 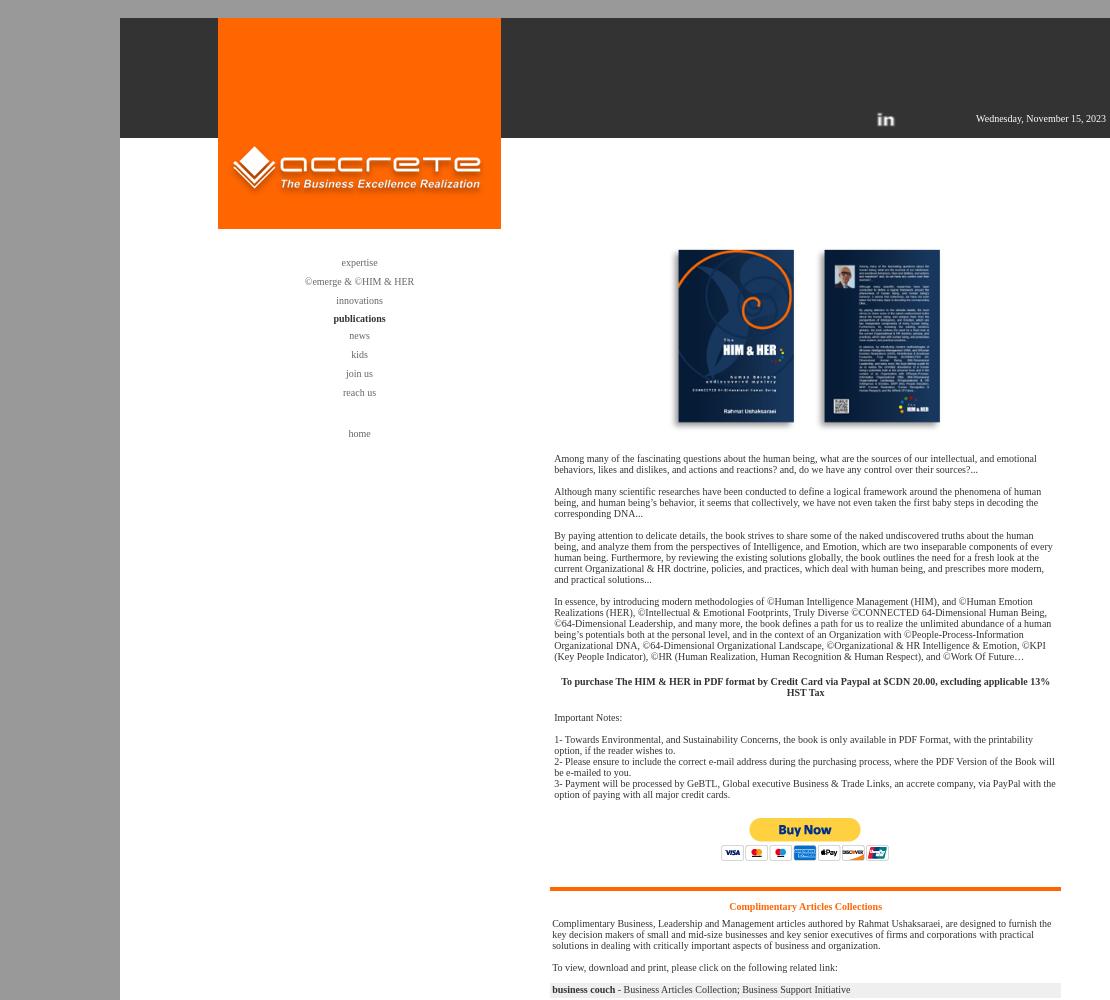 What do you see at coordinates (358, 317) in the screenshot?
I see `'publications'` at bounding box center [358, 317].